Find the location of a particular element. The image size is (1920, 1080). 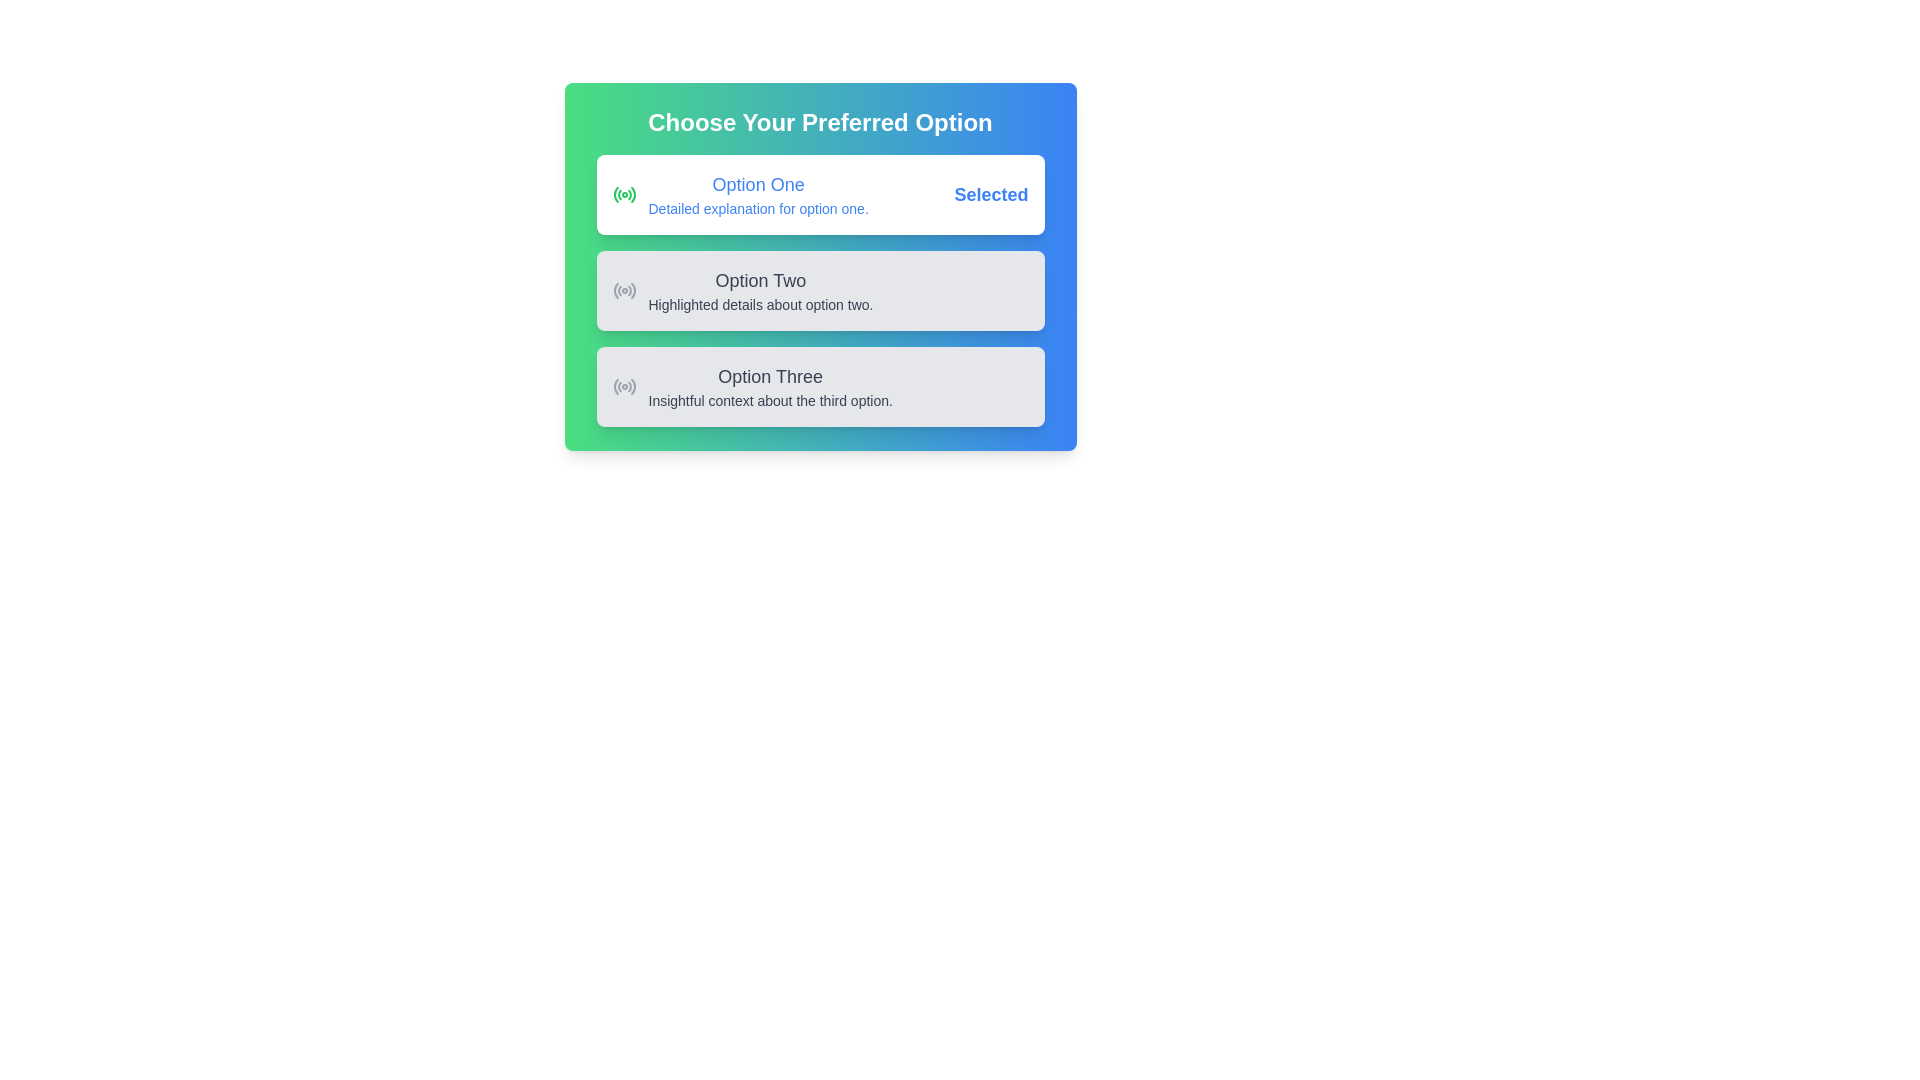

the right-side arc of the second radio-like icon representing 'Option Two' in the vertical list is located at coordinates (628, 291).